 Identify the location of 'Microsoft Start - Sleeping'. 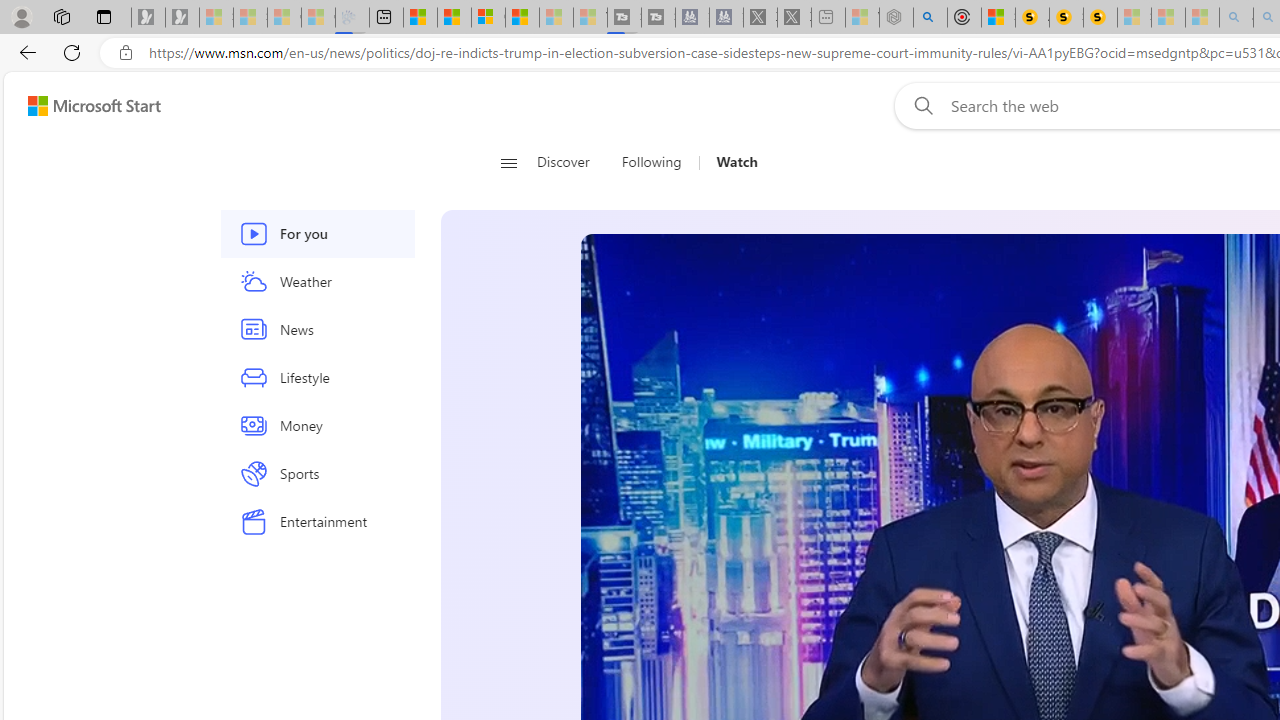
(556, 17).